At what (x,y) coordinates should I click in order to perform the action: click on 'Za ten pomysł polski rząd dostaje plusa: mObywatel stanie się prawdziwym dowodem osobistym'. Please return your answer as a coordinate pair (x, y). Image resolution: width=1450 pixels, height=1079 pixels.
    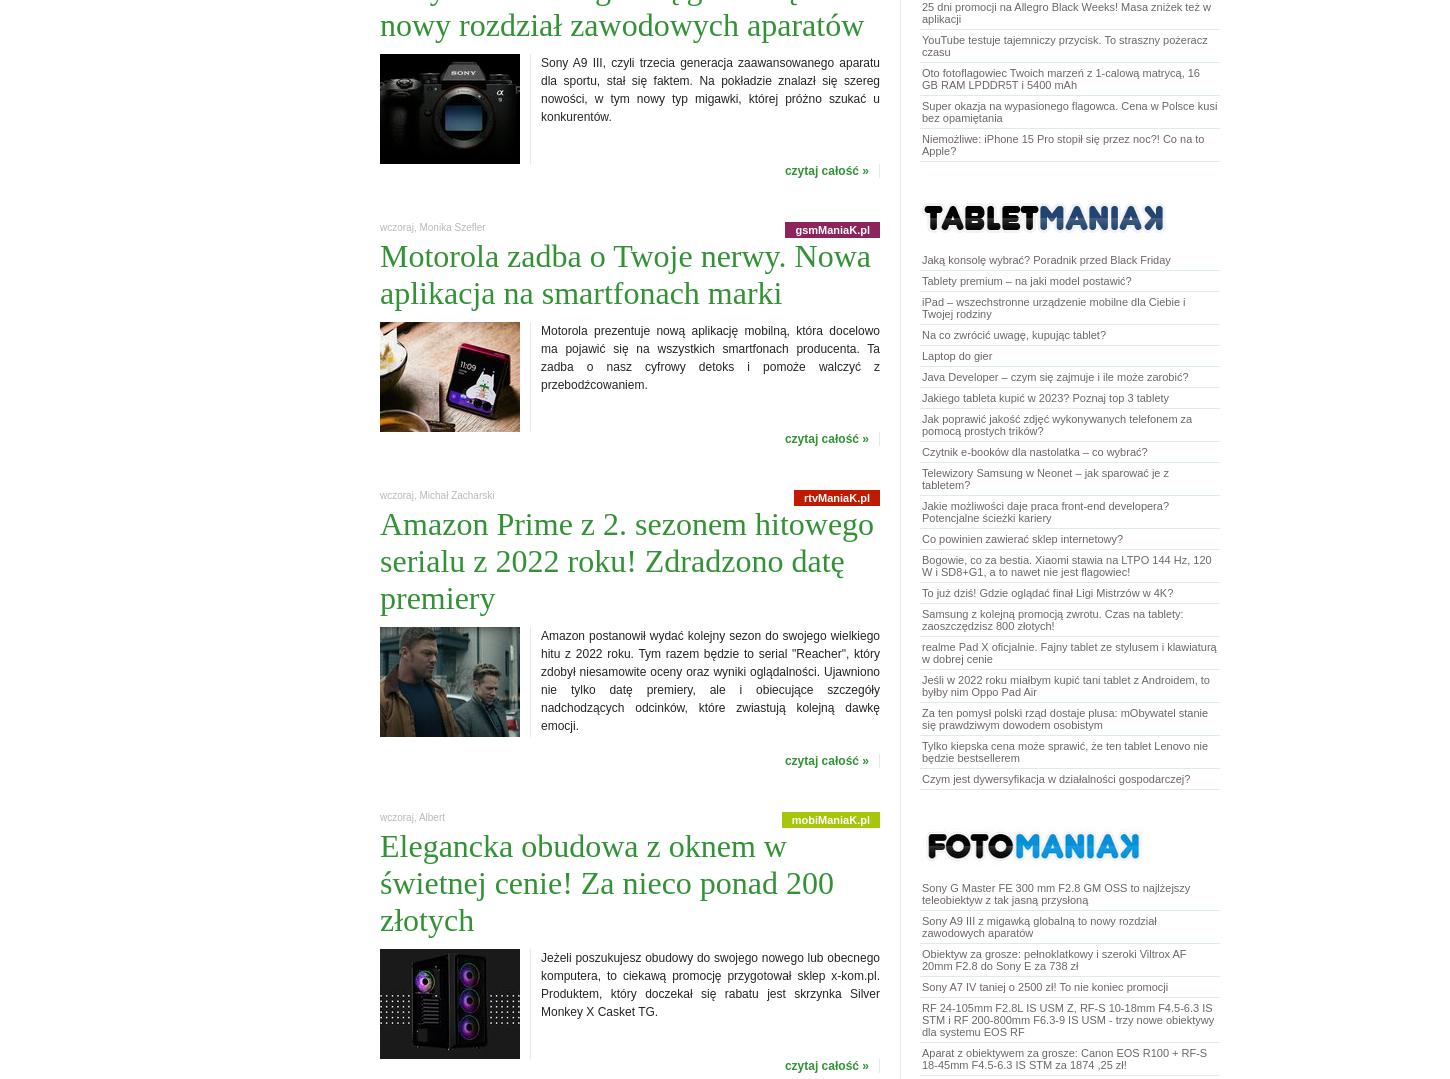
    Looking at the image, I should click on (921, 718).